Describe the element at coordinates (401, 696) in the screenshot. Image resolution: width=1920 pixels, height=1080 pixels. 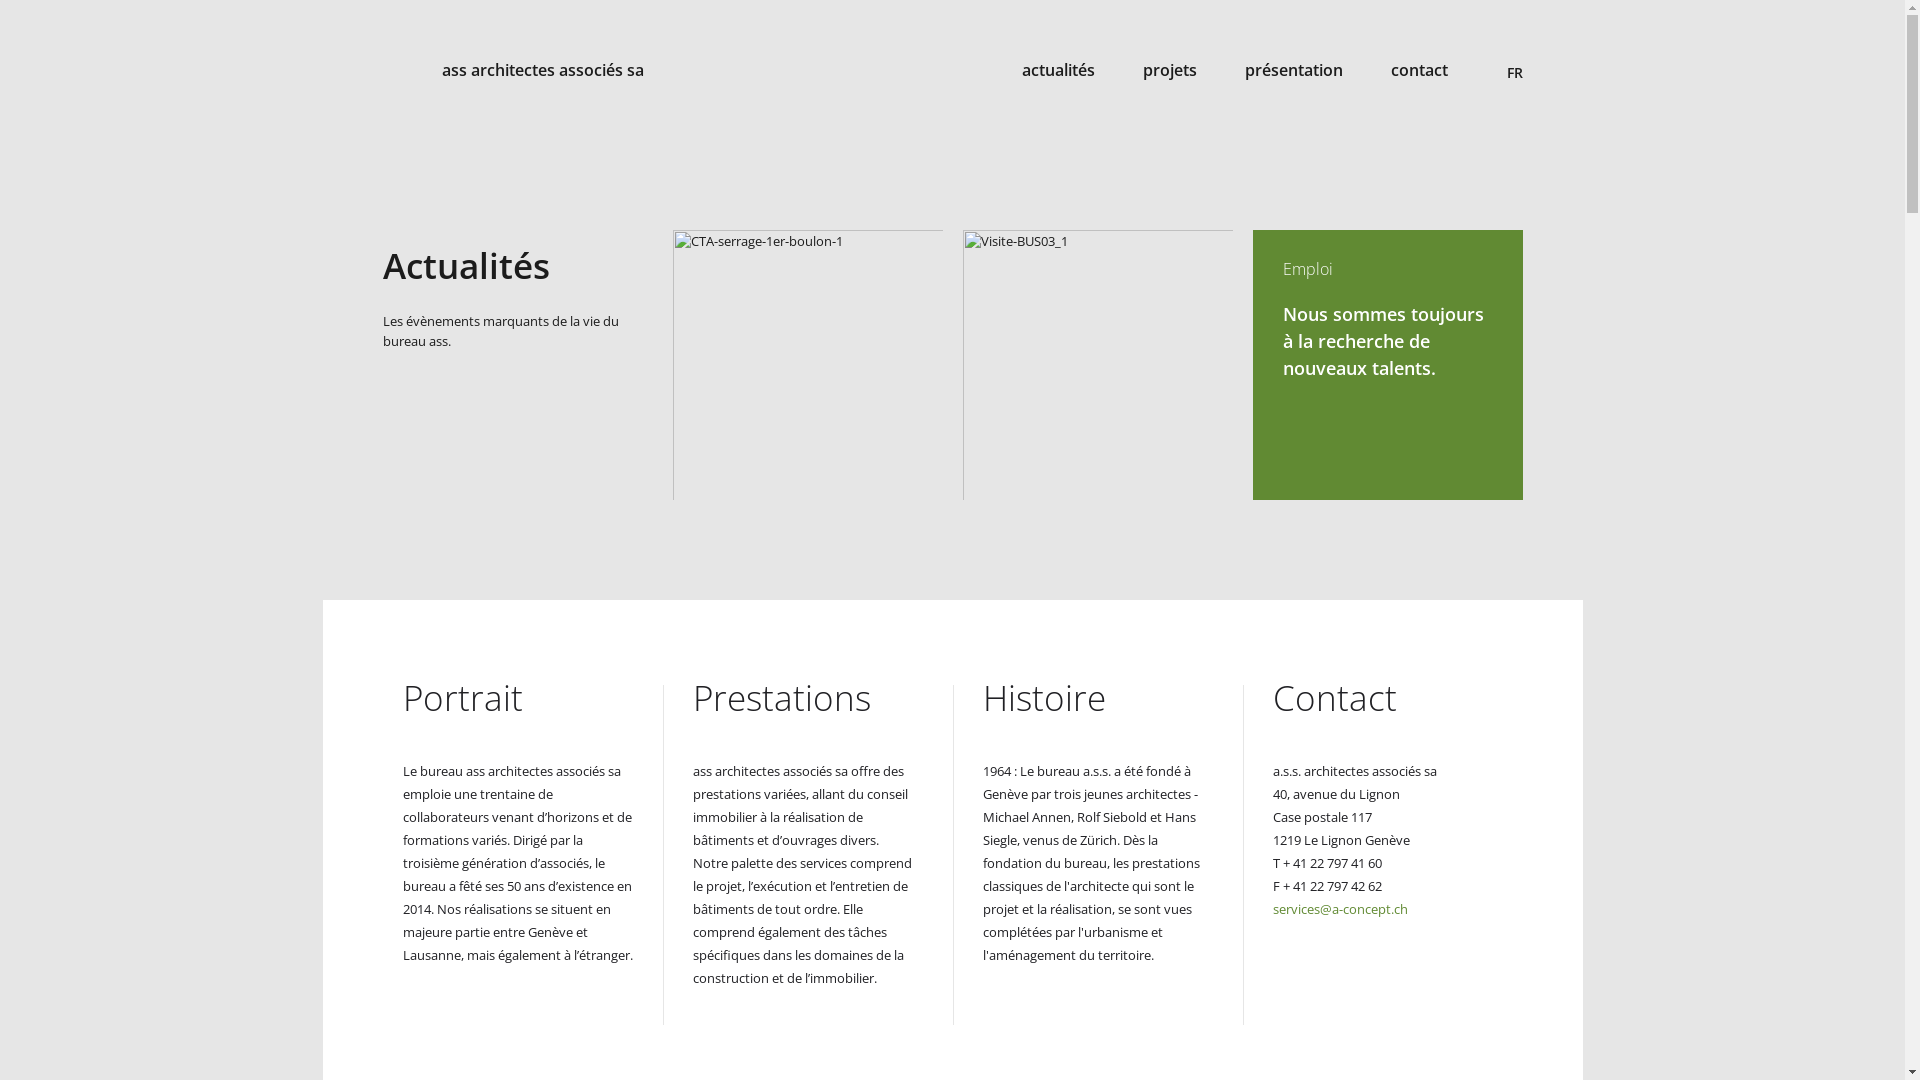
I see `'Portrait'` at that location.